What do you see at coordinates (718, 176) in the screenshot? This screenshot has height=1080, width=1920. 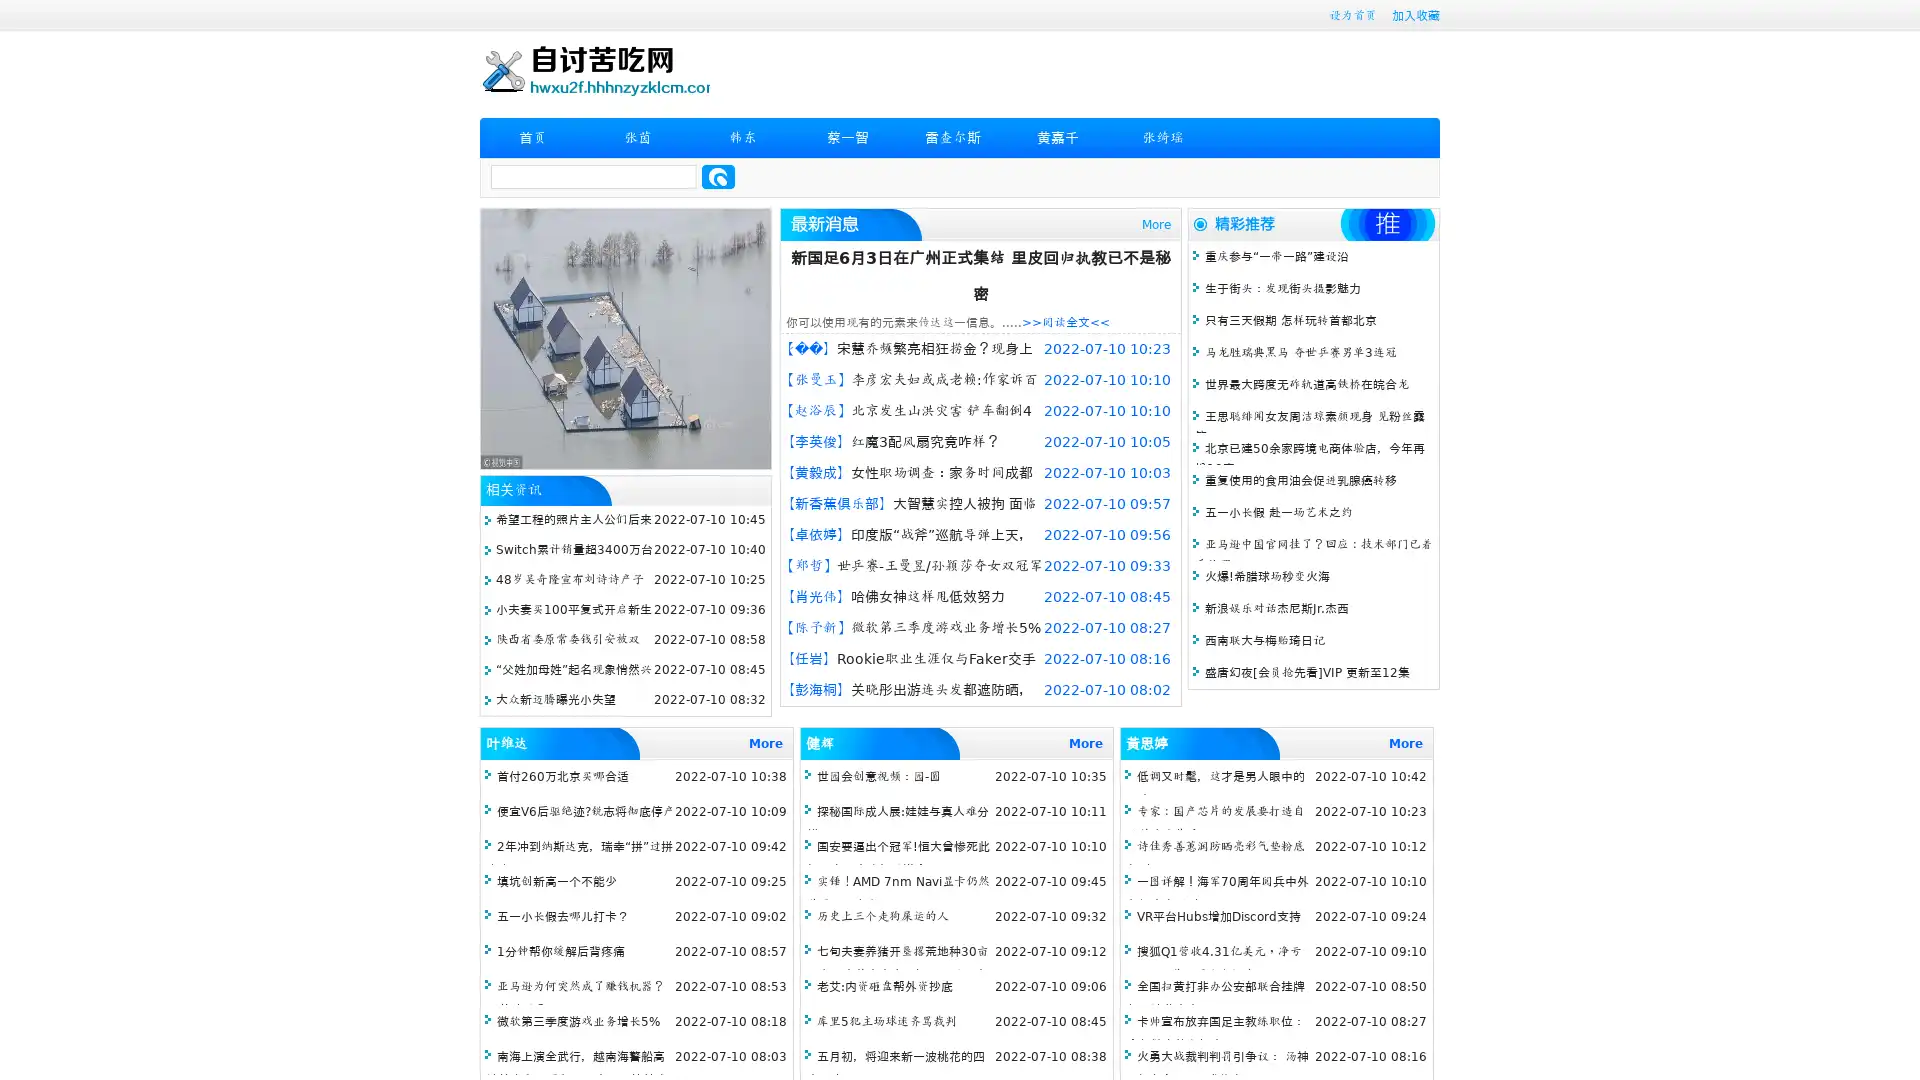 I see `Search` at bounding box center [718, 176].